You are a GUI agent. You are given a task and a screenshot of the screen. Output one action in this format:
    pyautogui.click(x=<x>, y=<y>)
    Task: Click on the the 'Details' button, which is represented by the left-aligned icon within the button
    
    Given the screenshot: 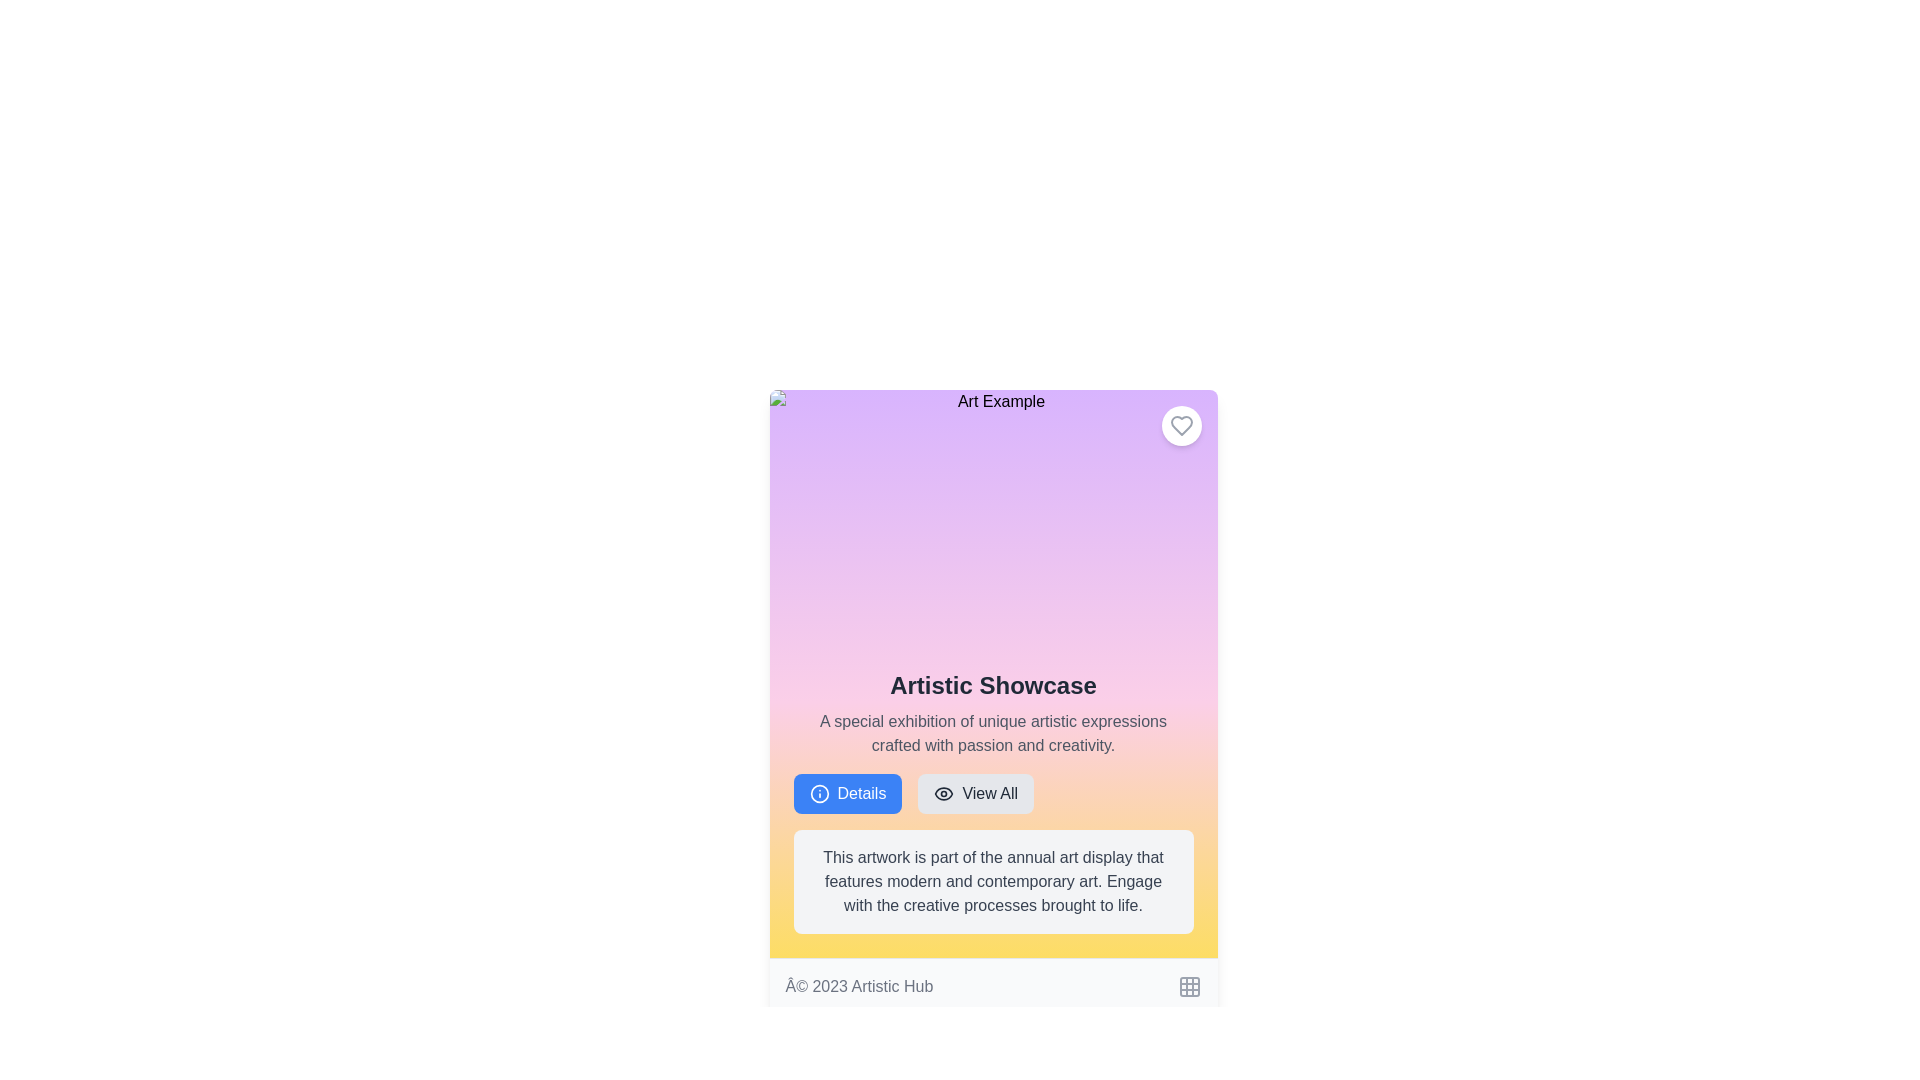 What is the action you would take?
    pyautogui.click(x=819, y=793)
    